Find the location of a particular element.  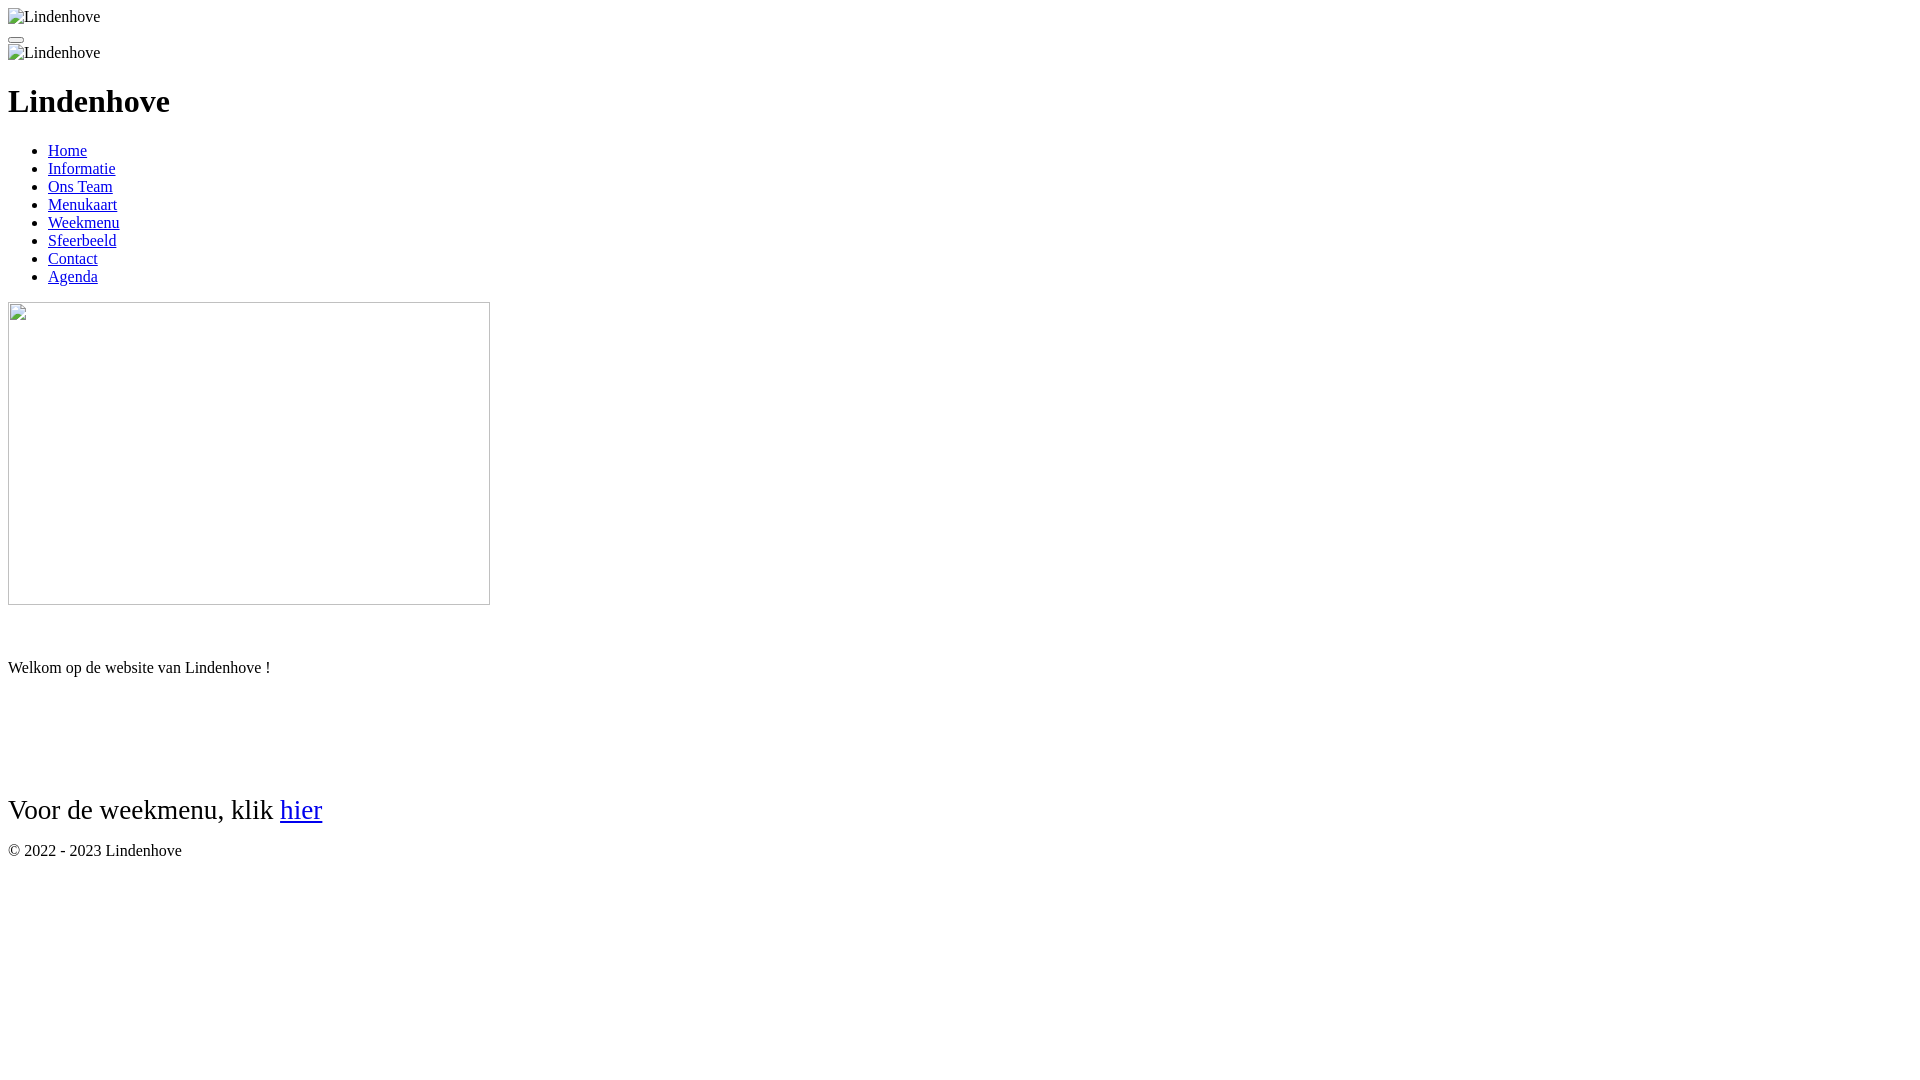

'Informatie' is located at coordinates (48, 167).